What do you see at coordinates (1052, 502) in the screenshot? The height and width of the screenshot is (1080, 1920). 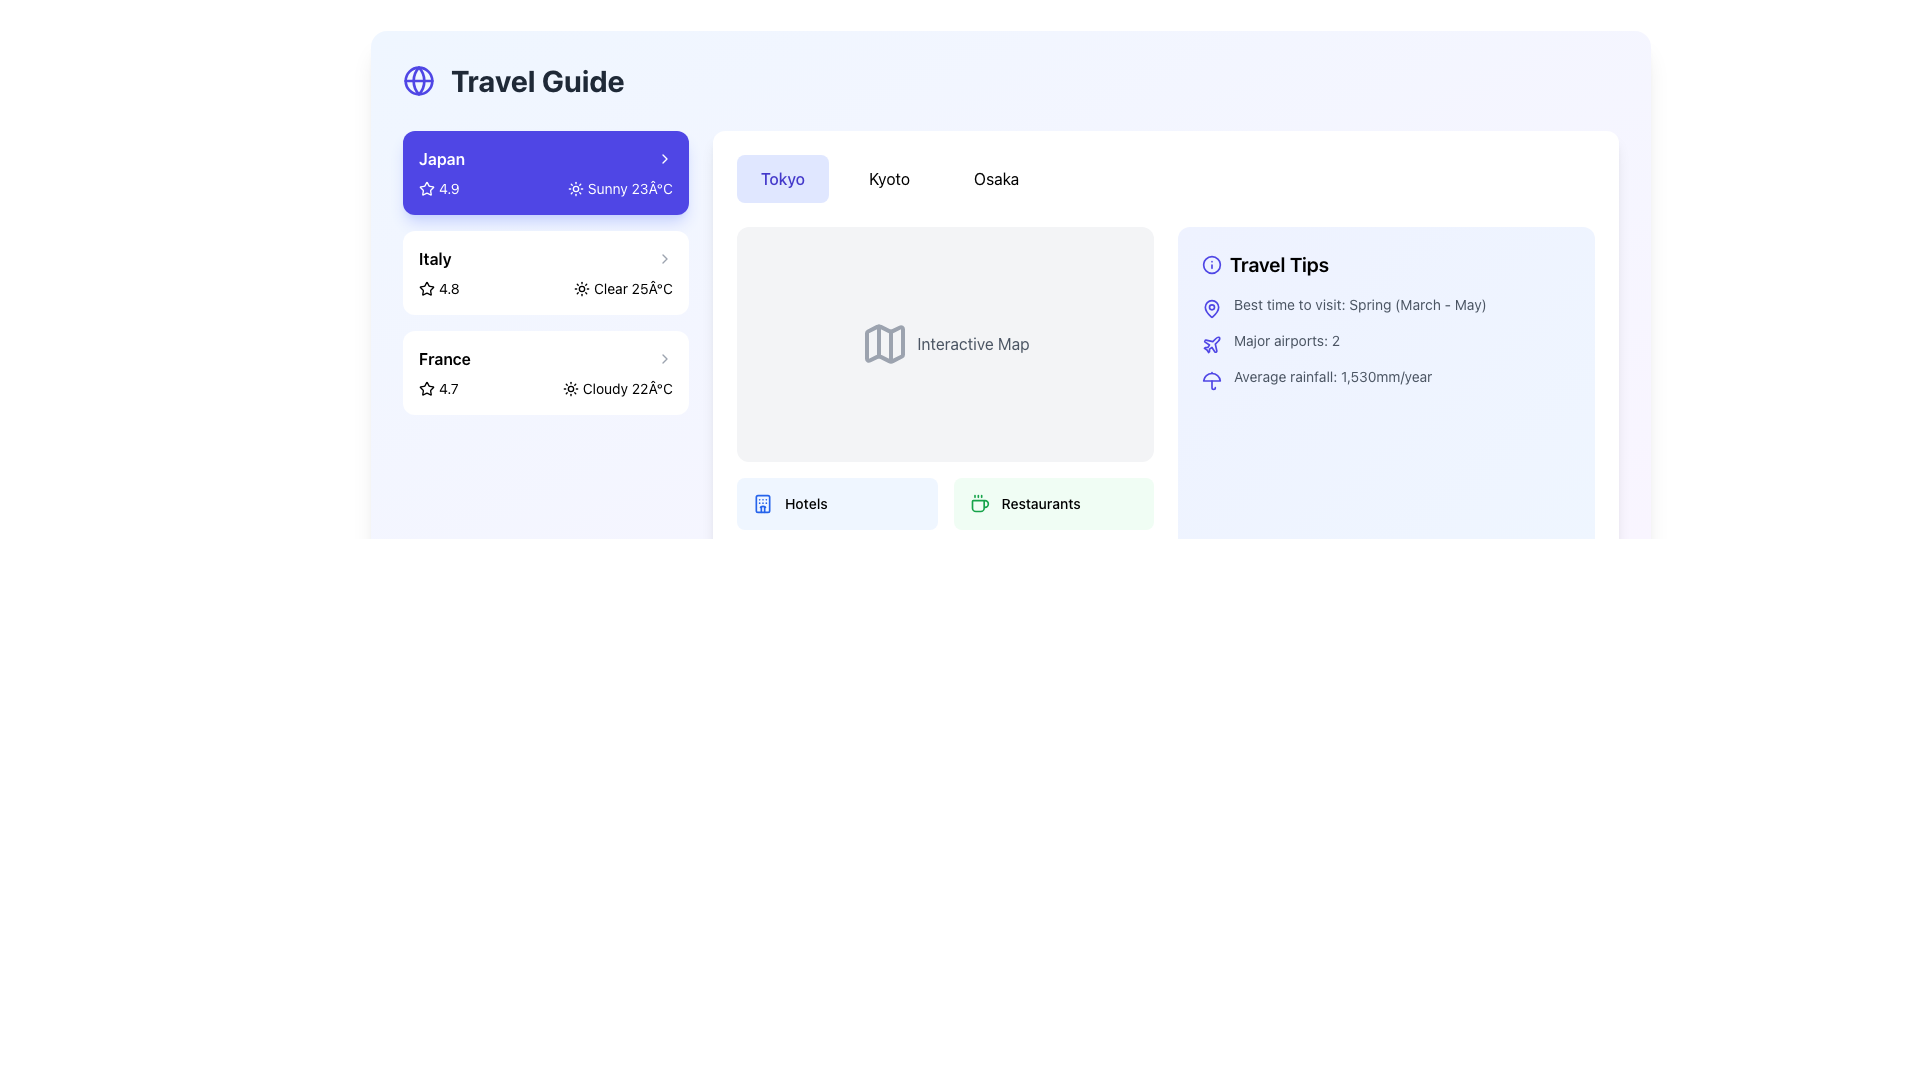 I see `the rectangular button with a light green background and a coffee cup icon labeled 'Restaurants'` at bounding box center [1052, 502].